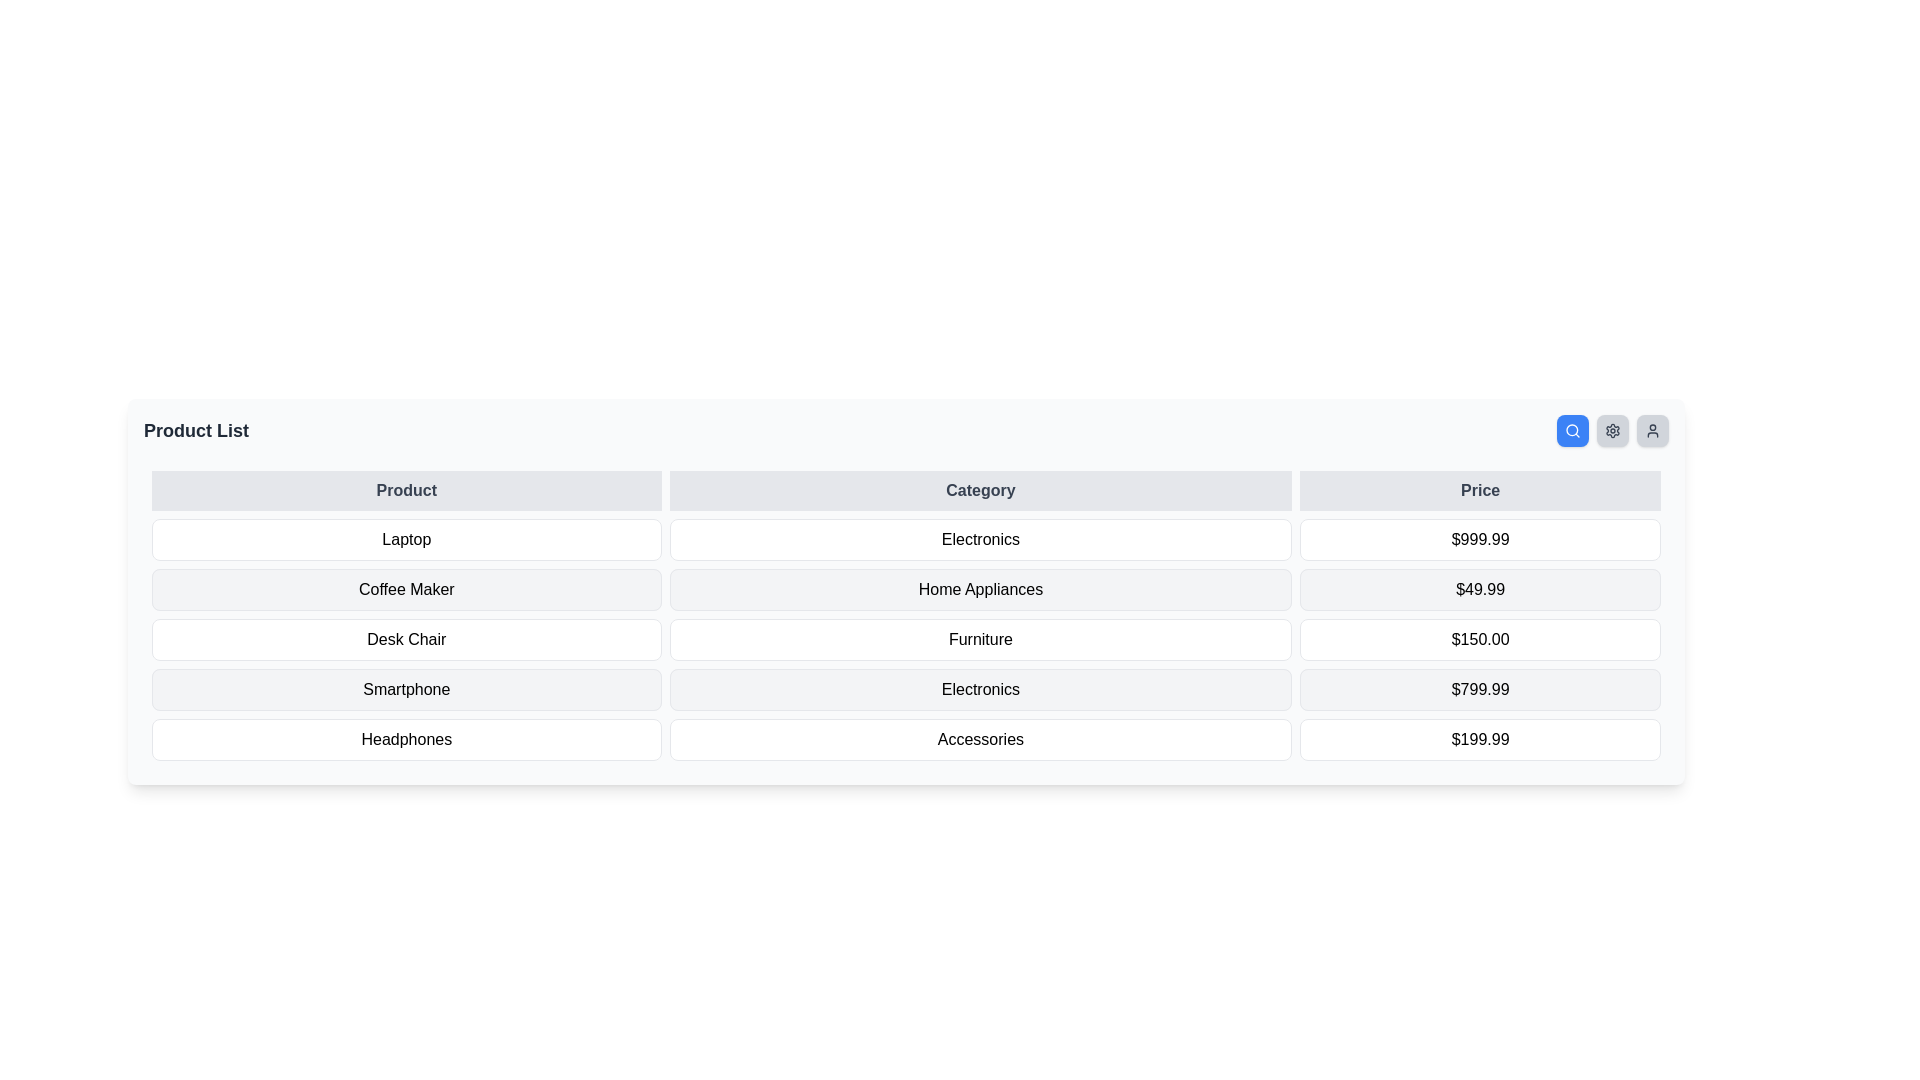  What do you see at coordinates (905, 740) in the screenshot?
I see `the last row of the product listing table that contains information about 'Headphones', categorized as 'Accessories' with a price of '$199.99'` at bounding box center [905, 740].